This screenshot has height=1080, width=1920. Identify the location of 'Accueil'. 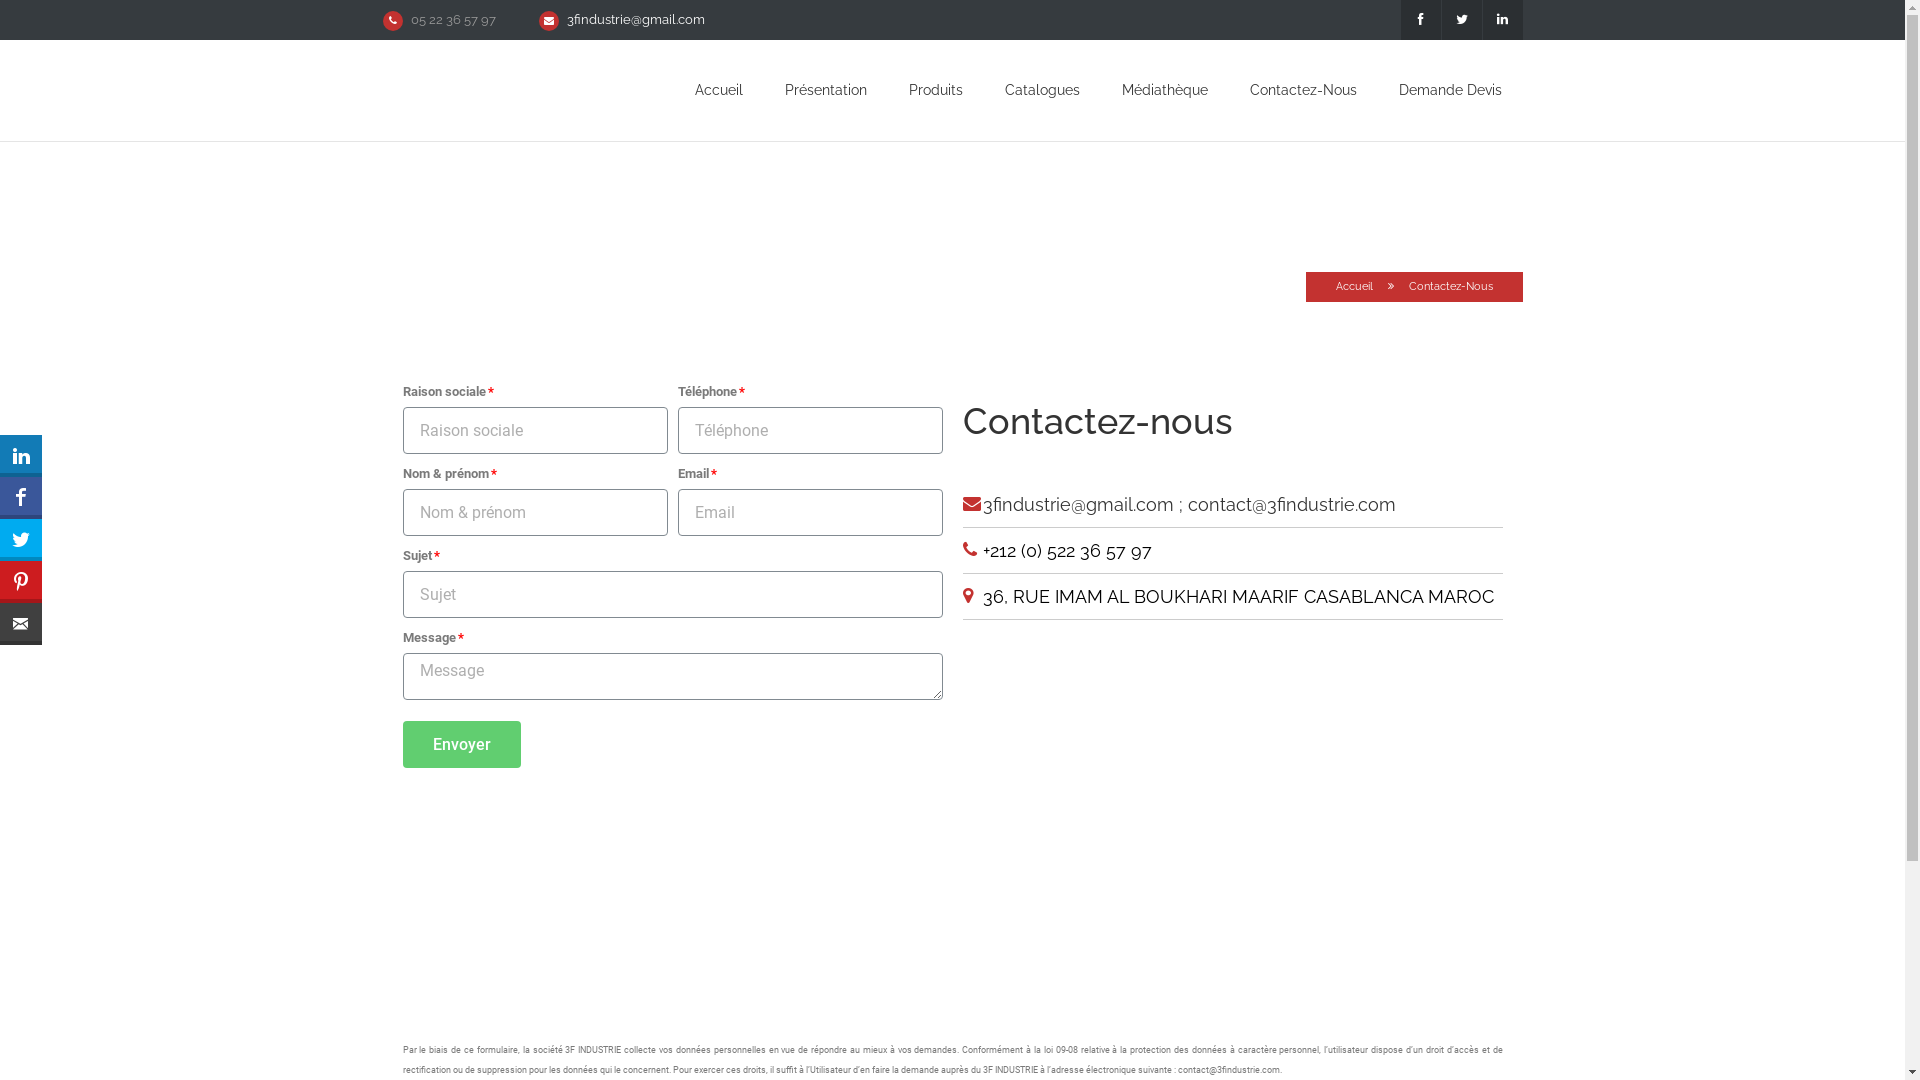
(1354, 286).